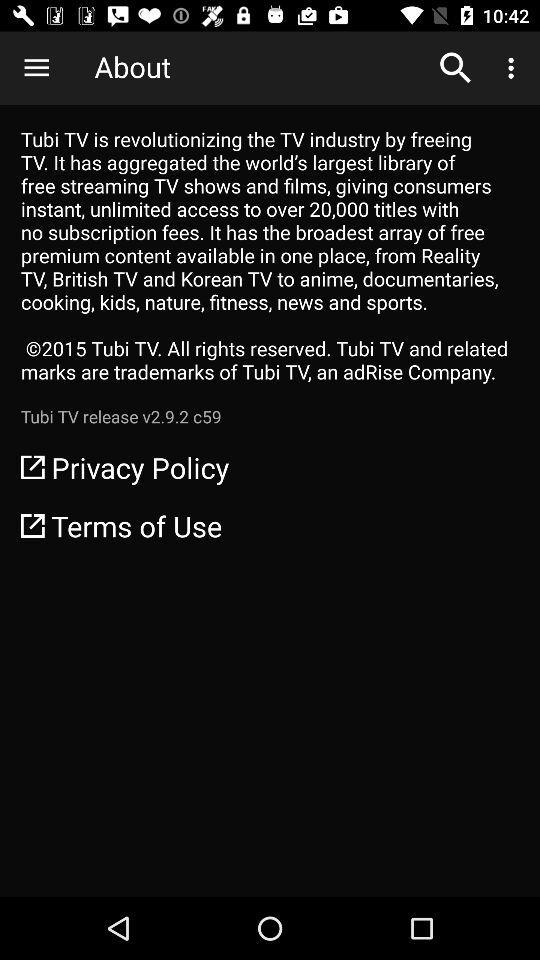 The image size is (540, 960). Describe the element at coordinates (36, 68) in the screenshot. I see `item next to about icon` at that location.